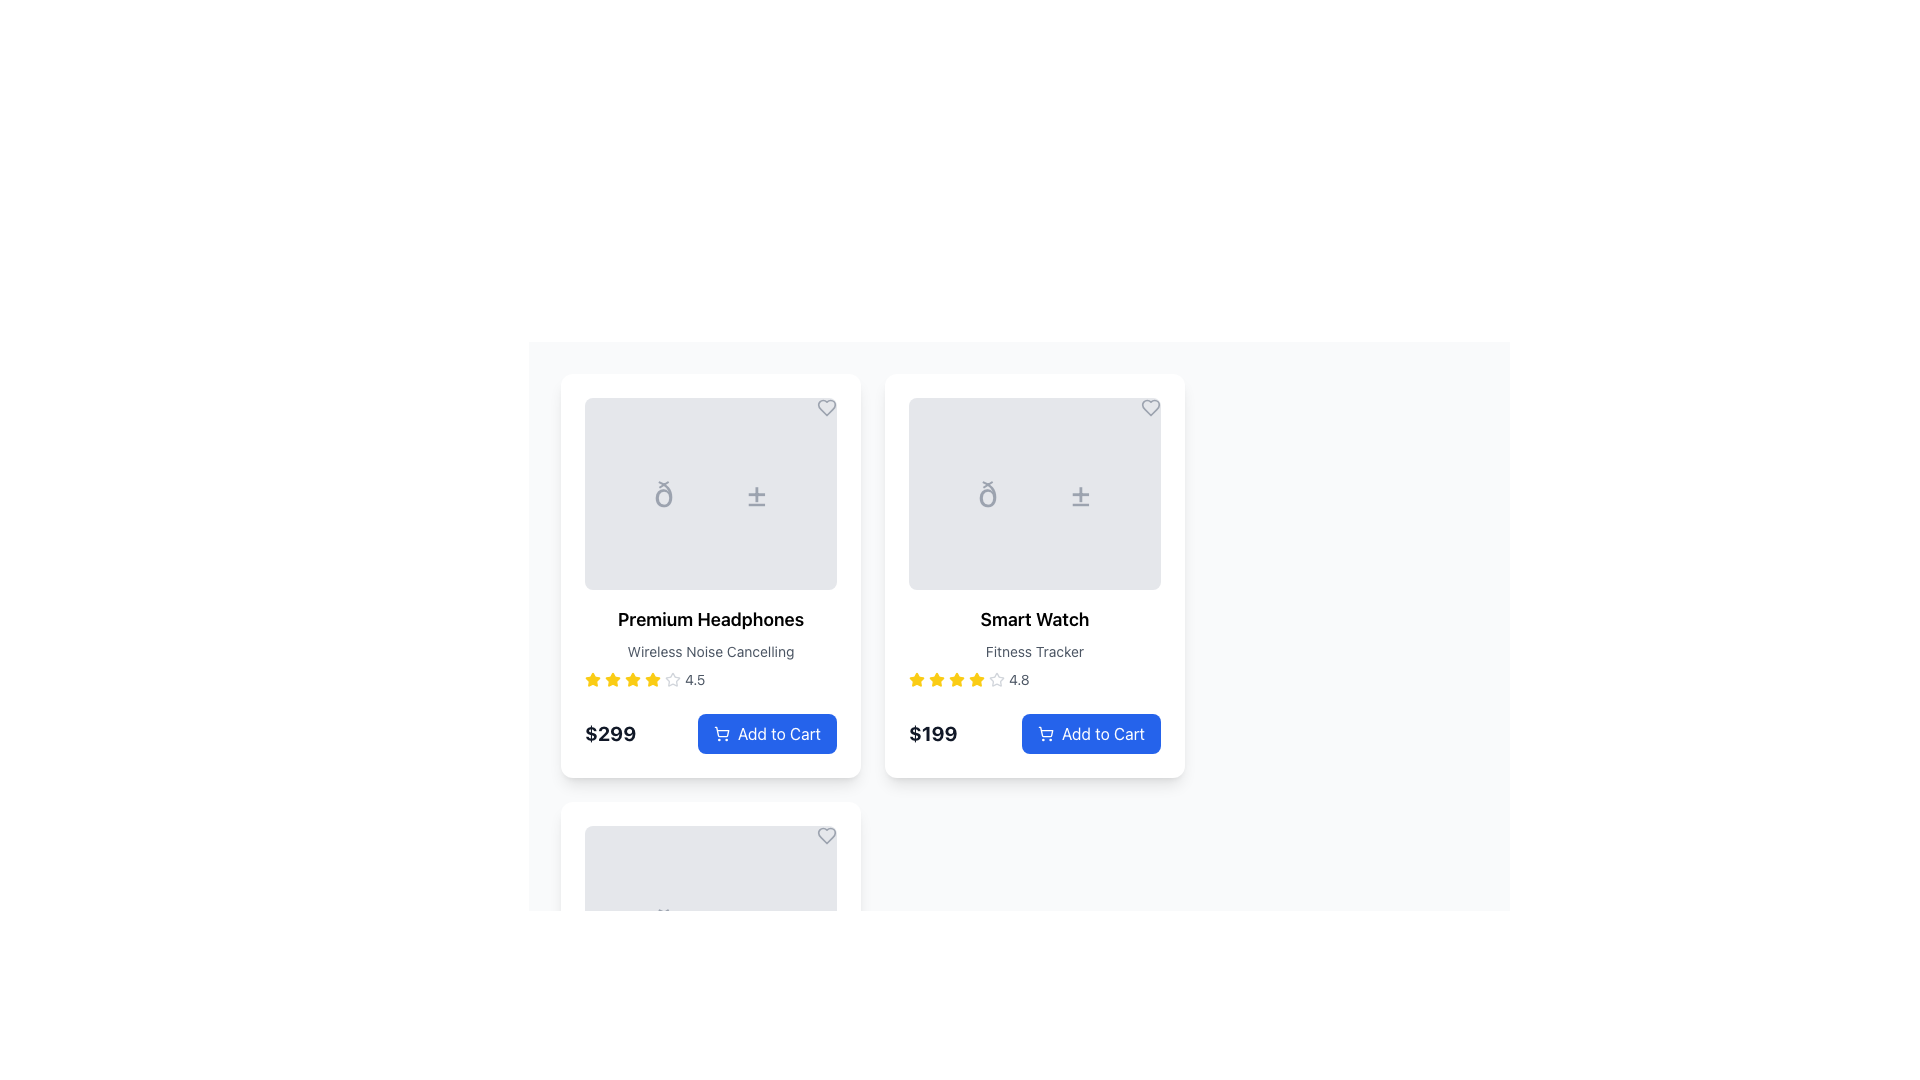 This screenshot has width=1920, height=1080. What do you see at coordinates (1102, 733) in the screenshot?
I see `the 'Add to Cart' button text label for the 'Smart Watch' product` at bounding box center [1102, 733].